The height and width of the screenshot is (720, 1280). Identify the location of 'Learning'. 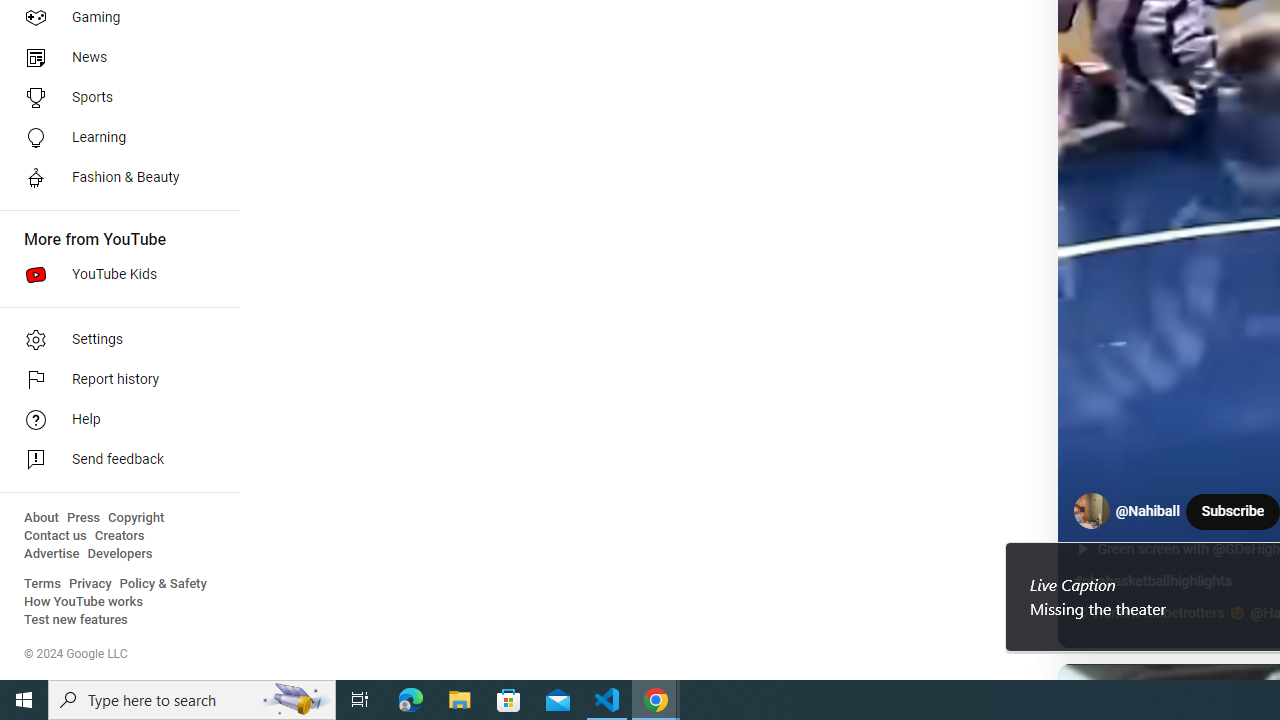
(112, 136).